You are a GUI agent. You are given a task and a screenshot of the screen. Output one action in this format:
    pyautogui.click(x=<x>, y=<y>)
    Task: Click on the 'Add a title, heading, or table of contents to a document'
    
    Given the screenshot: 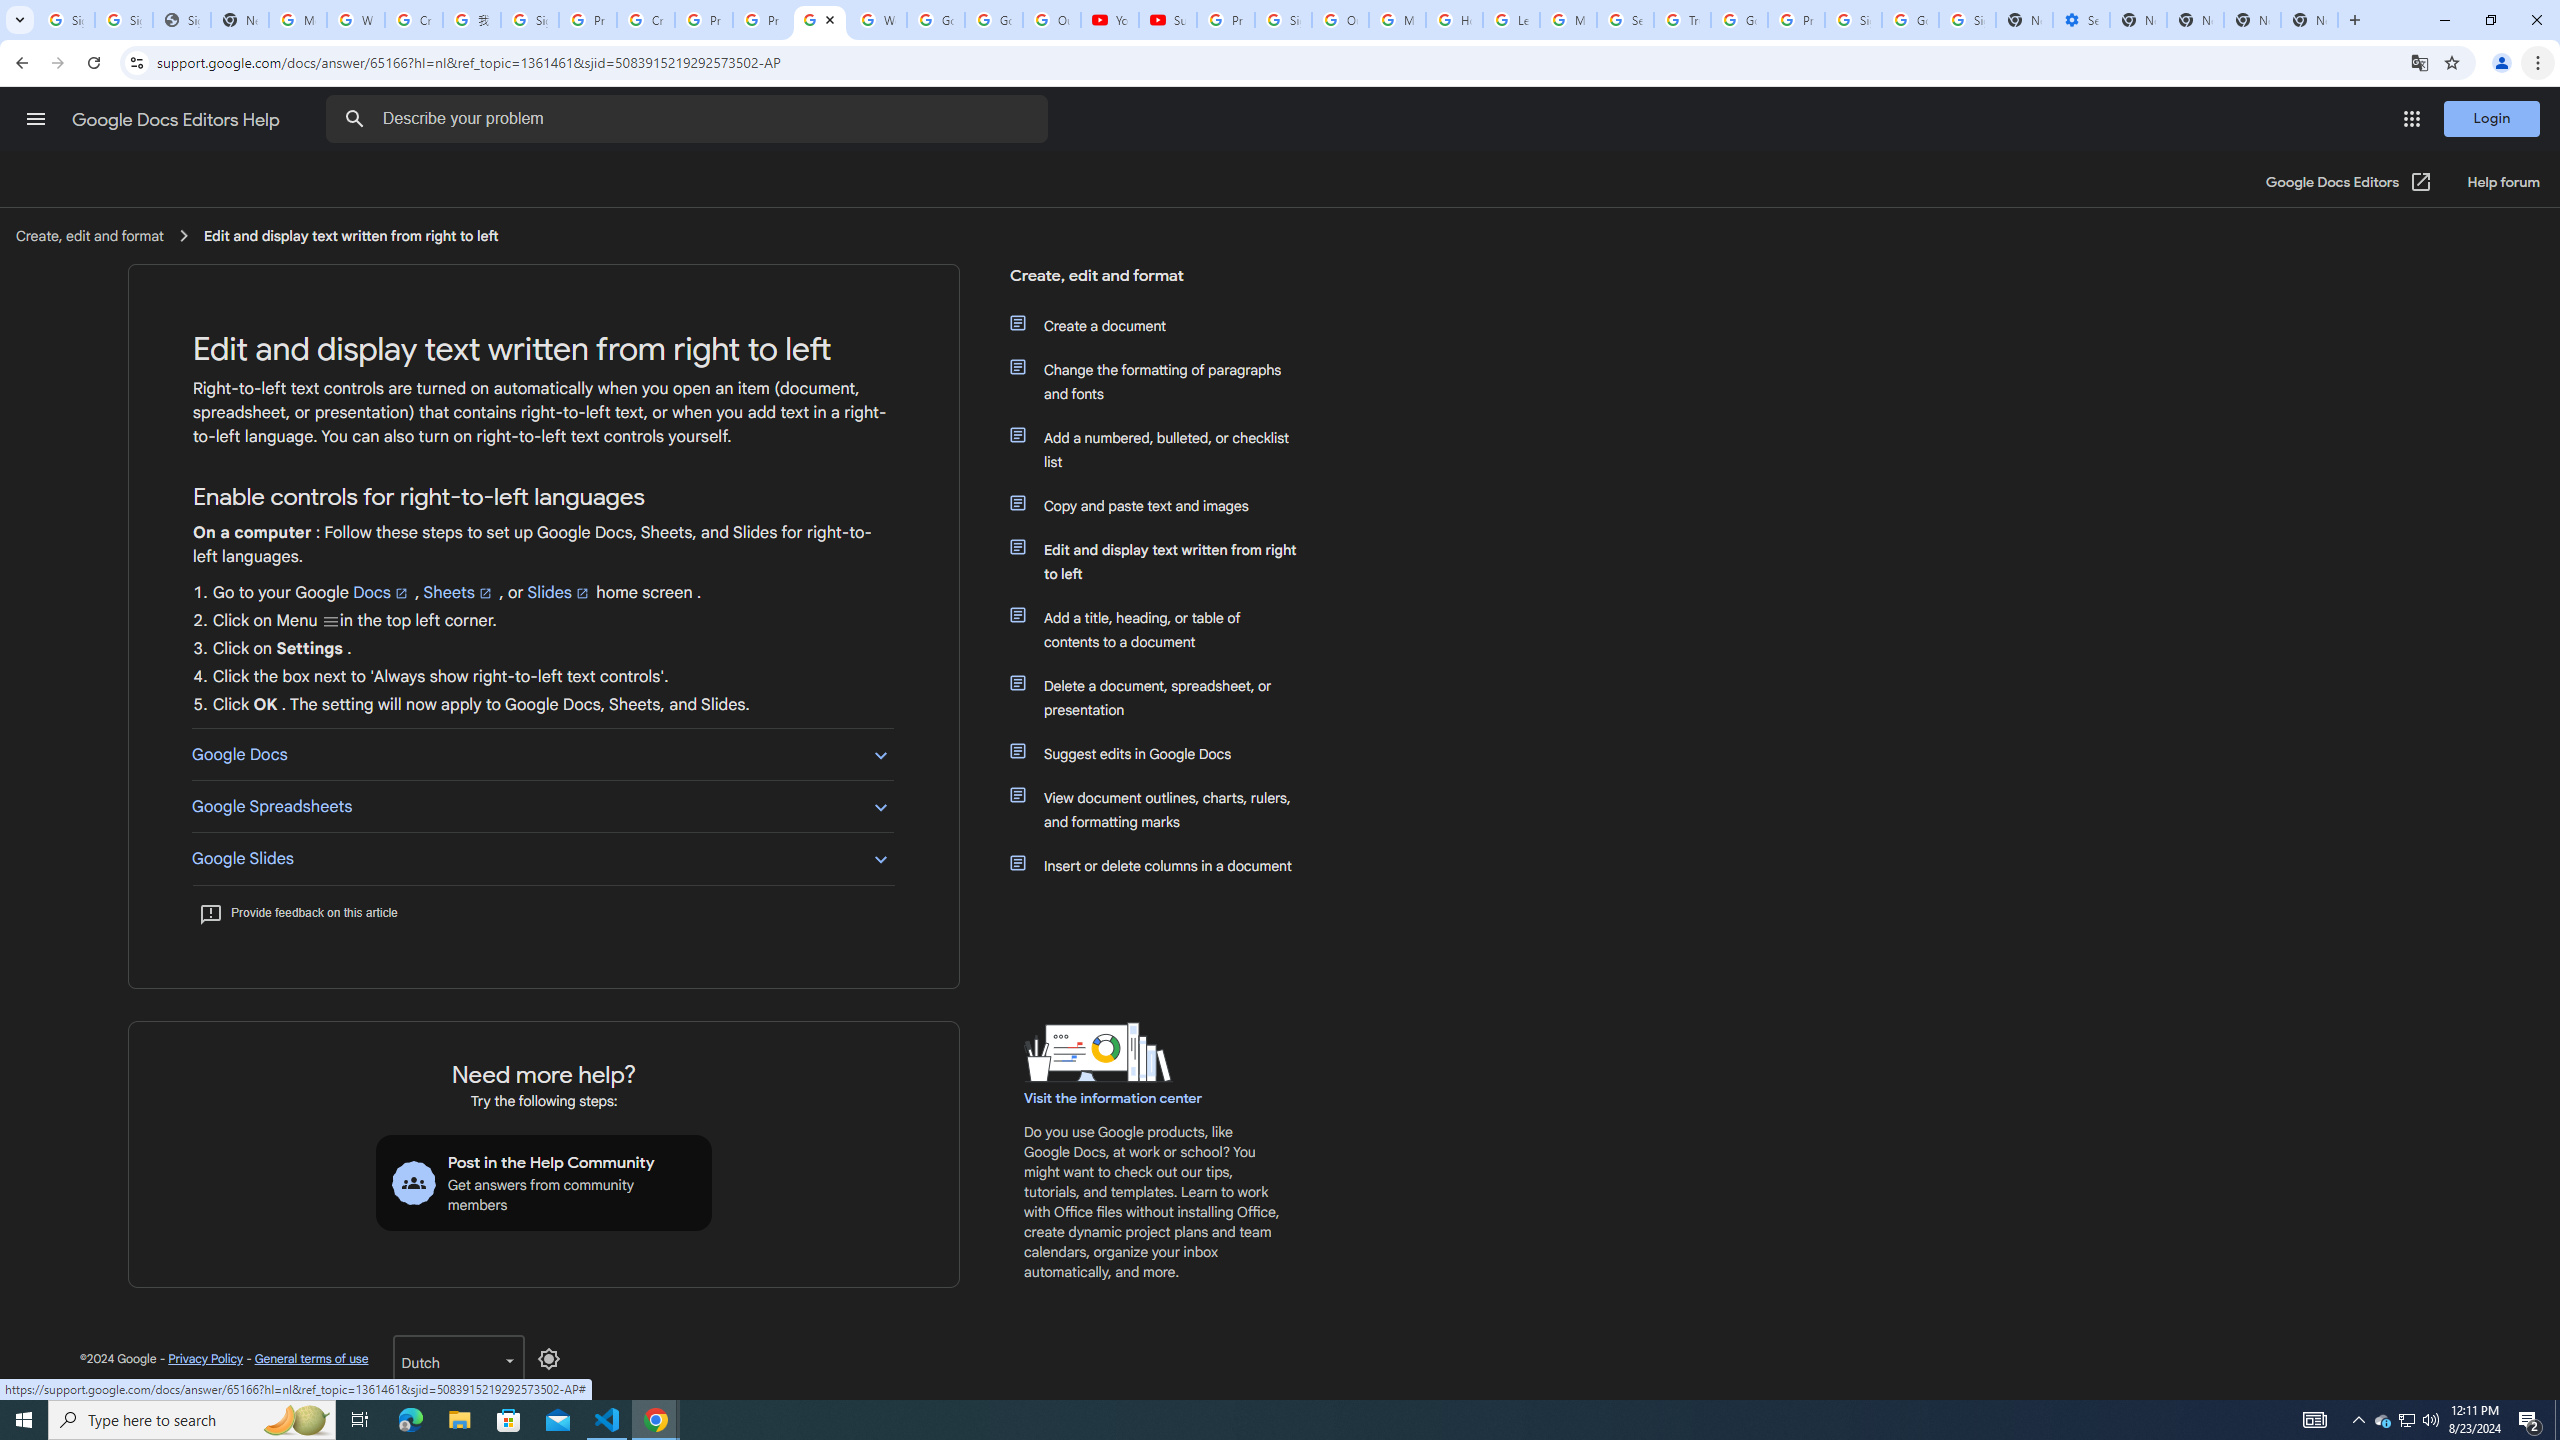 What is the action you would take?
    pyautogui.click(x=1162, y=629)
    